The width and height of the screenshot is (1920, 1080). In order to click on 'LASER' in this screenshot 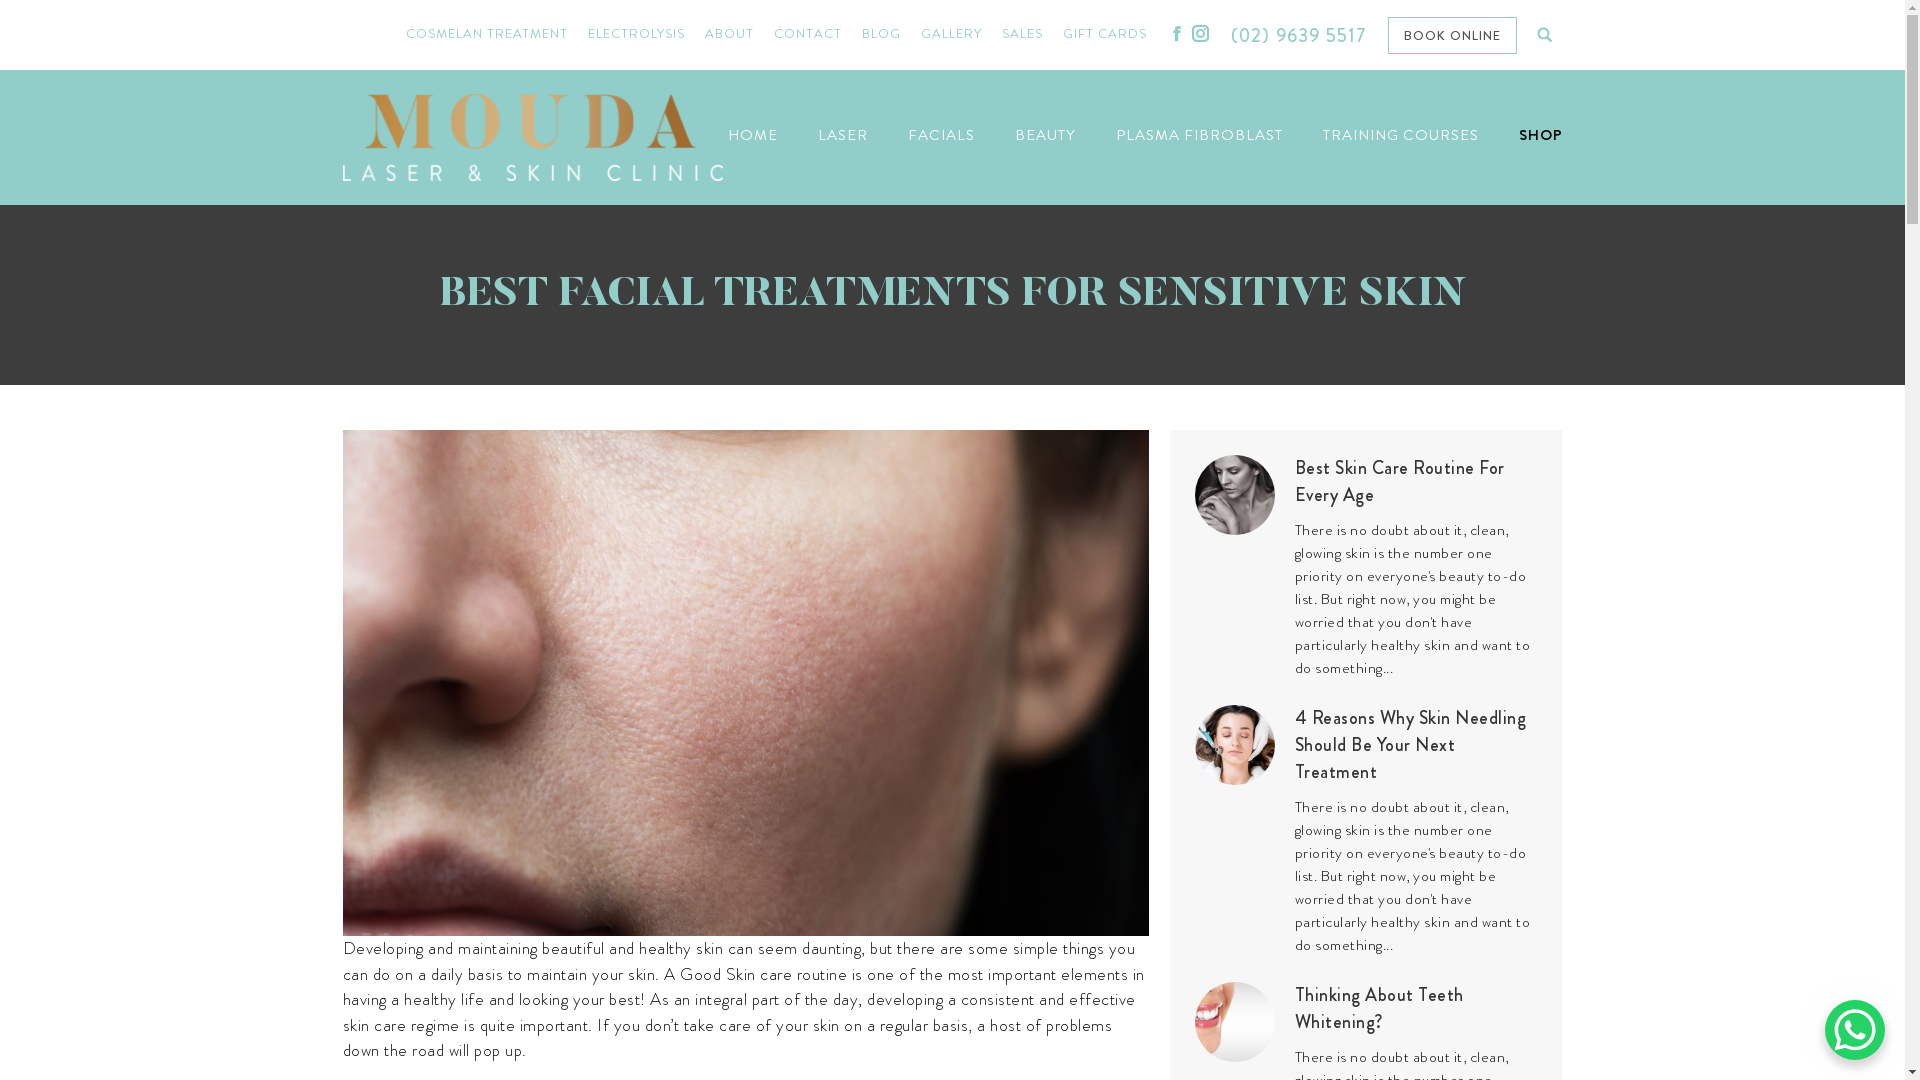, I will do `click(843, 135)`.